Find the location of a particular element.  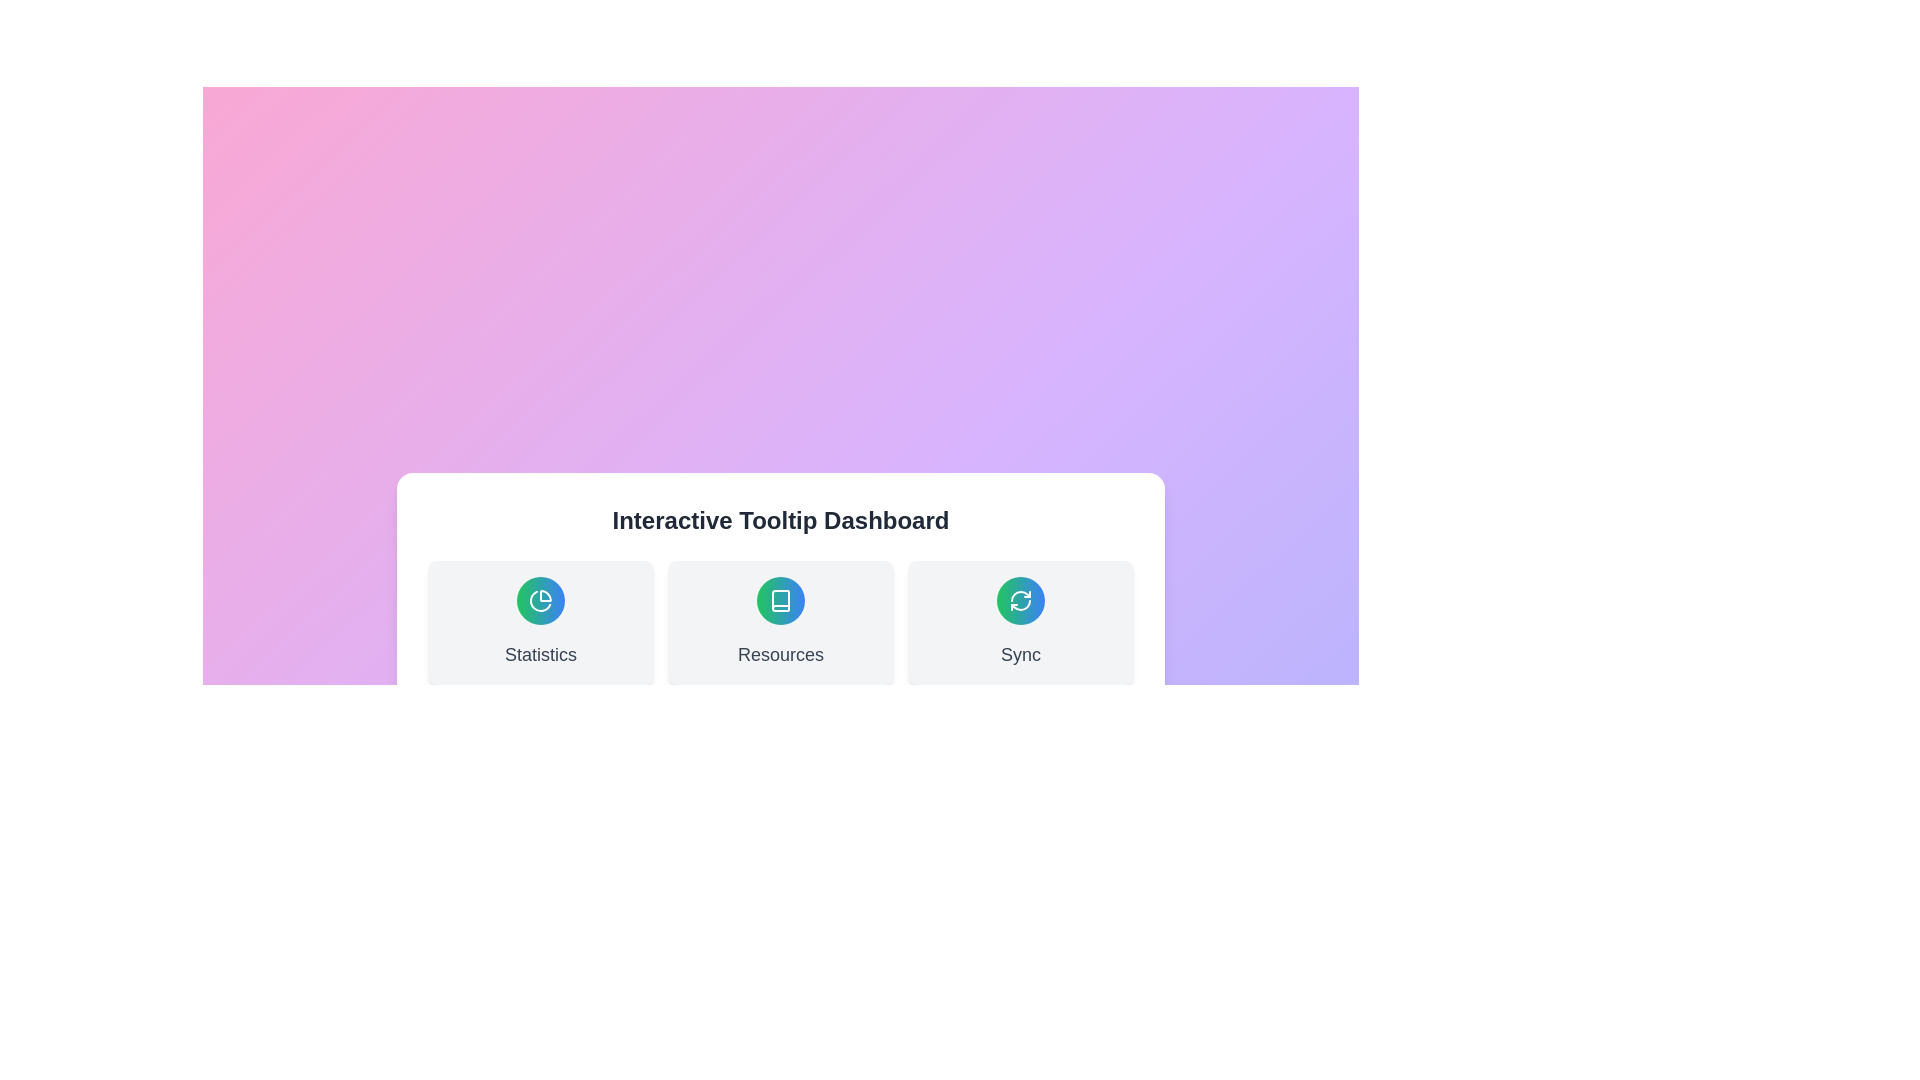

the circular gradient button with a refresh icon is located at coordinates (1021, 600).